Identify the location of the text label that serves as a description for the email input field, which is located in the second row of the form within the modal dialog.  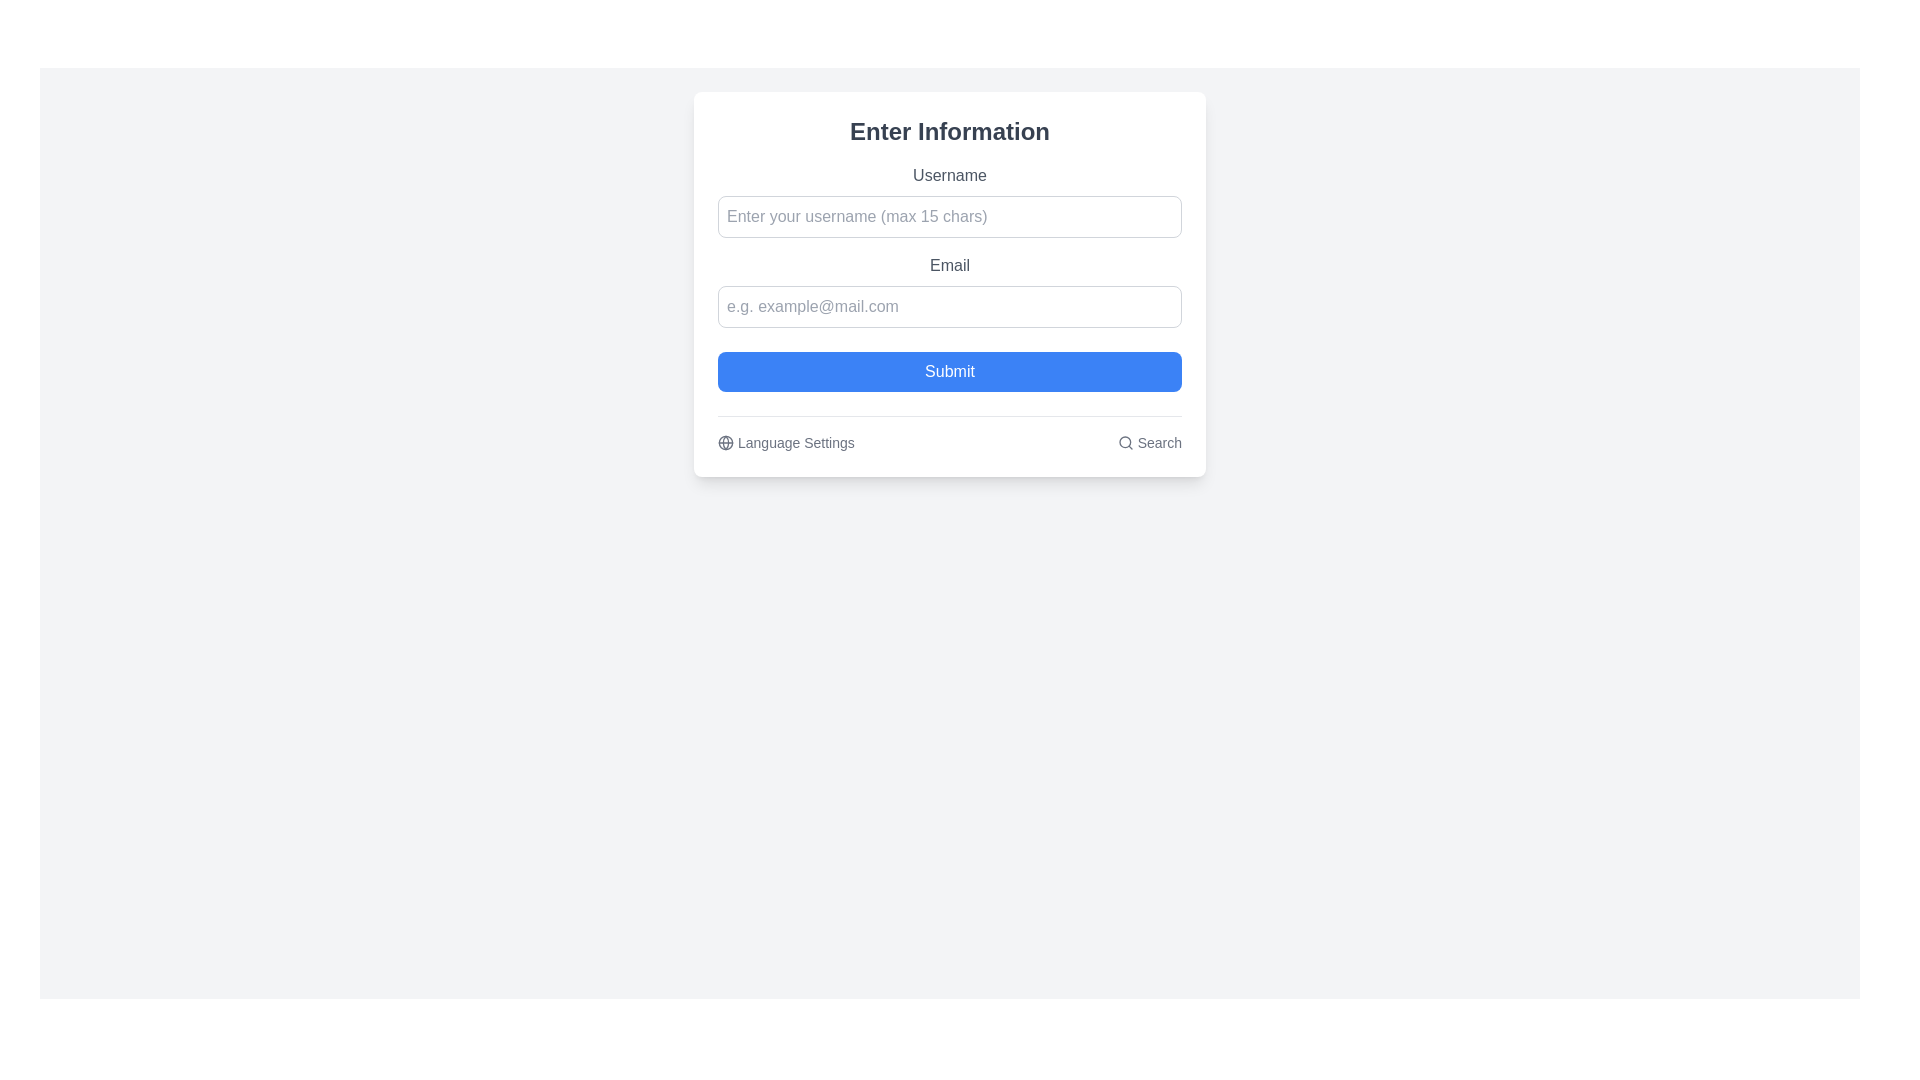
(949, 265).